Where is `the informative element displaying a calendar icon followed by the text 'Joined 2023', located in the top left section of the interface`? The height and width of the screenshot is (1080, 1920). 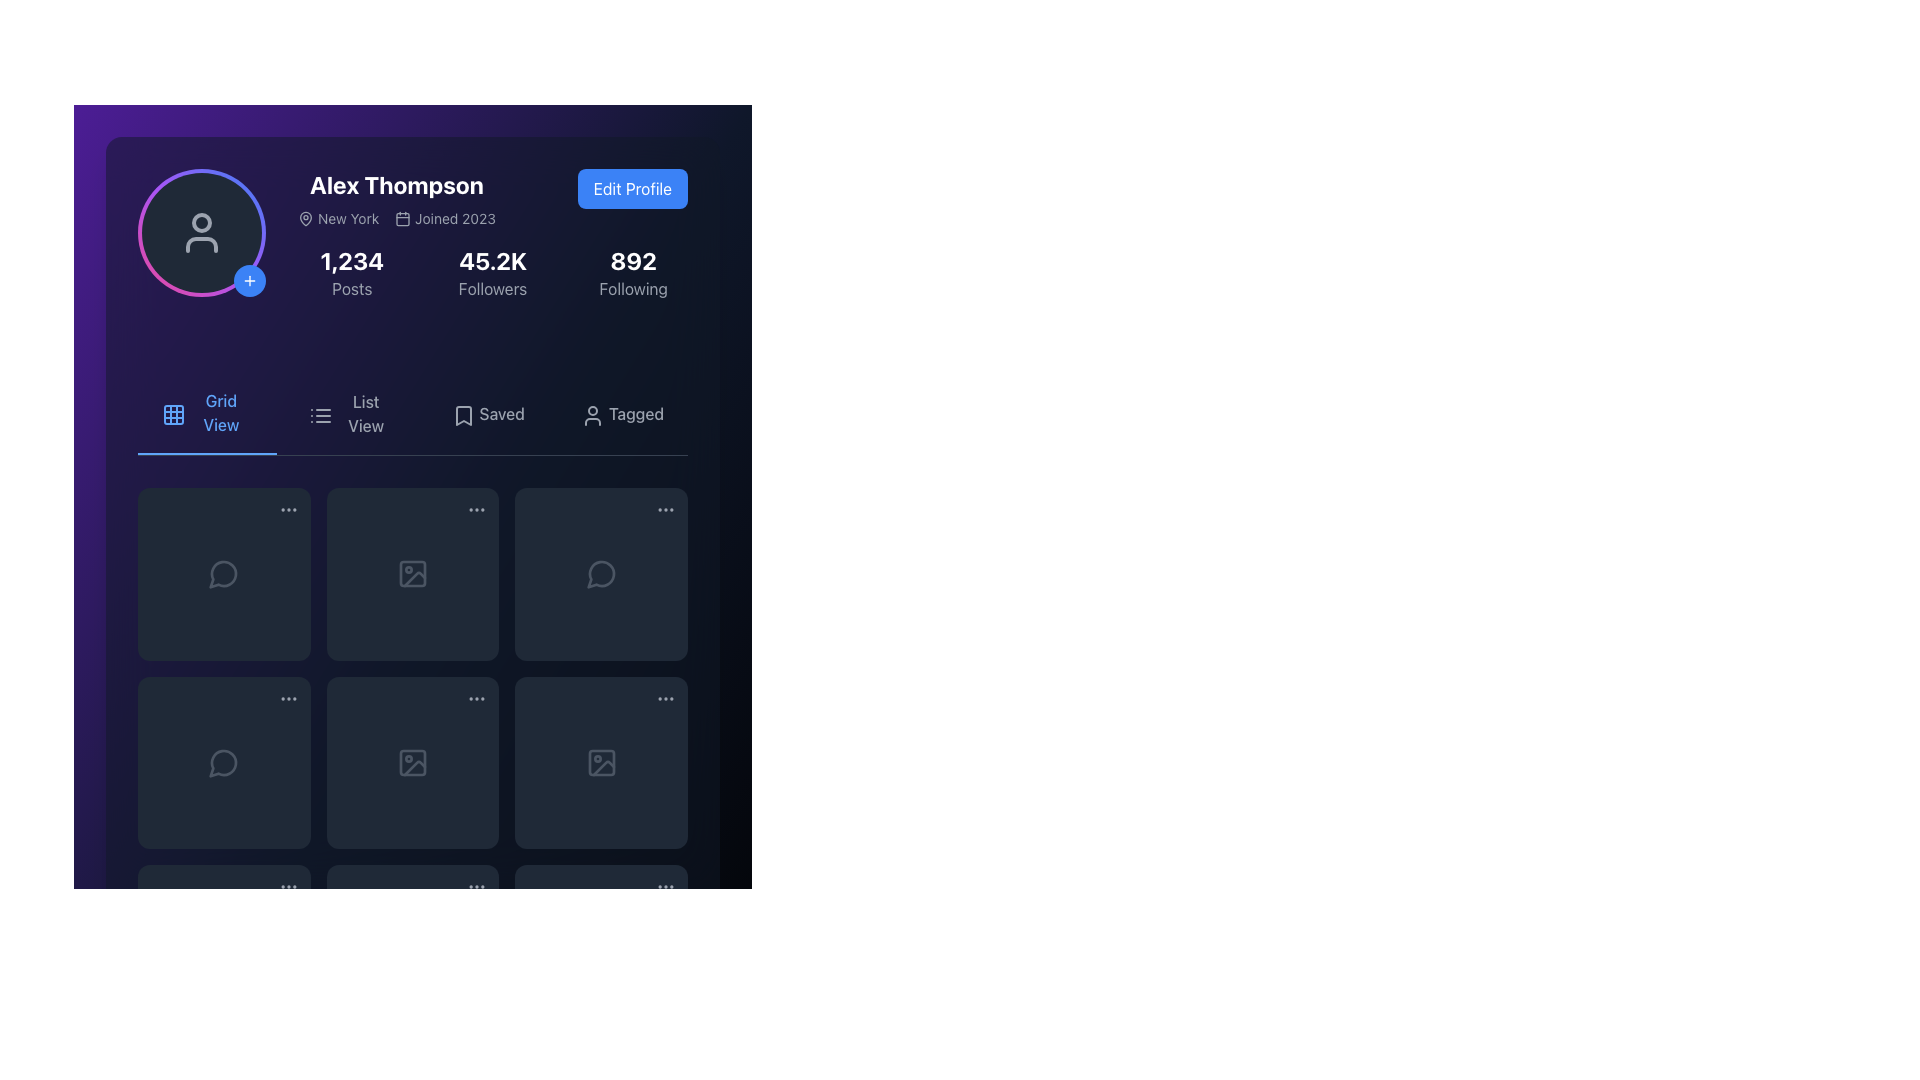 the informative element displaying a calendar icon followed by the text 'Joined 2023', located in the top left section of the interface is located at coordinates (444, 219).